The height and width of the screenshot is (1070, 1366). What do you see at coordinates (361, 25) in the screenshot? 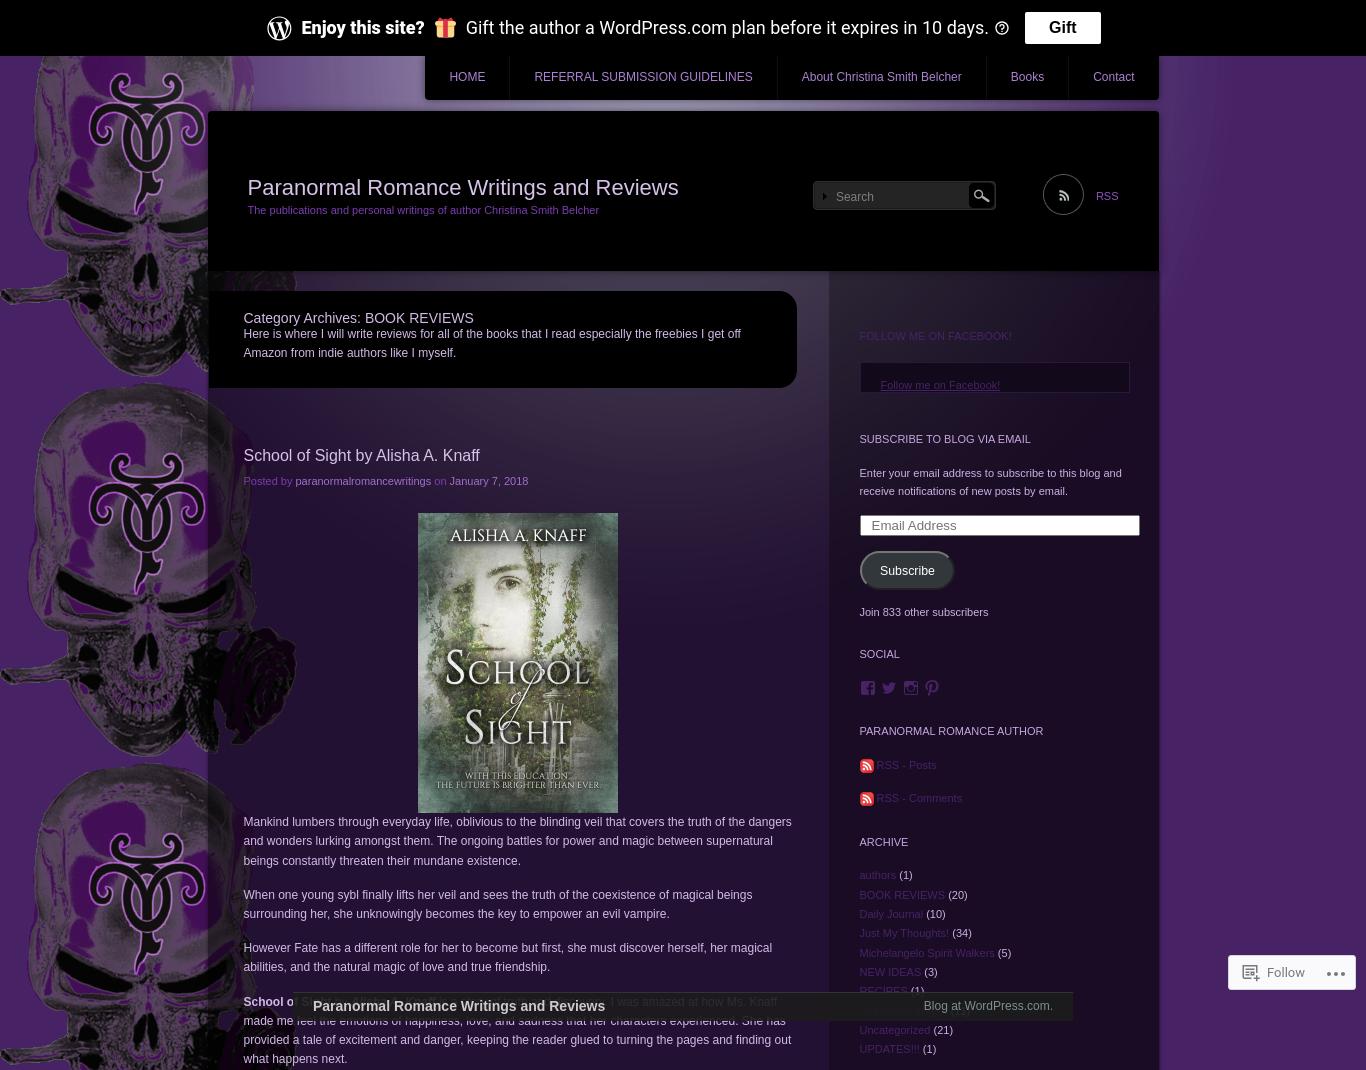
I see `'Enjoy this site?'` at bounding box center [361, 25].